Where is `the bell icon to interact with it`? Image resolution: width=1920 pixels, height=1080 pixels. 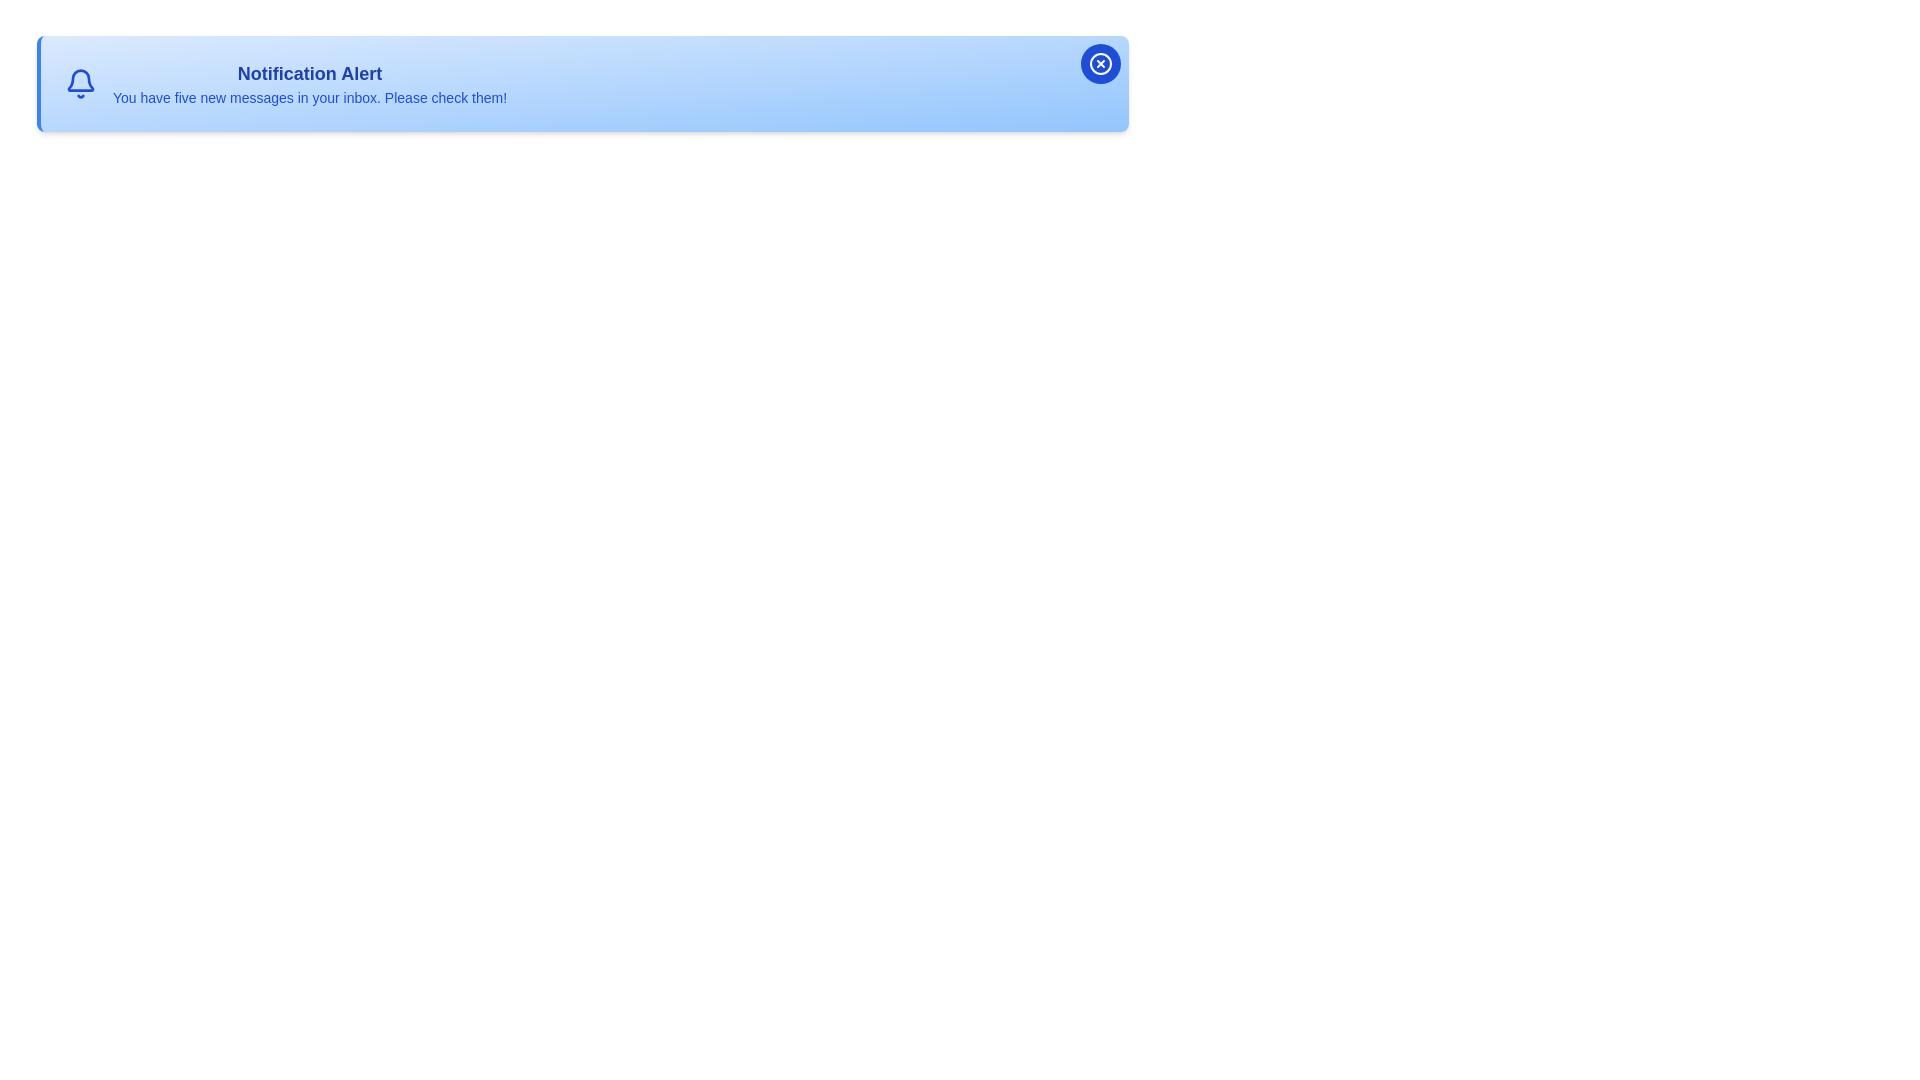 the bell icon to interact with it is located at coordinates (80, 83).